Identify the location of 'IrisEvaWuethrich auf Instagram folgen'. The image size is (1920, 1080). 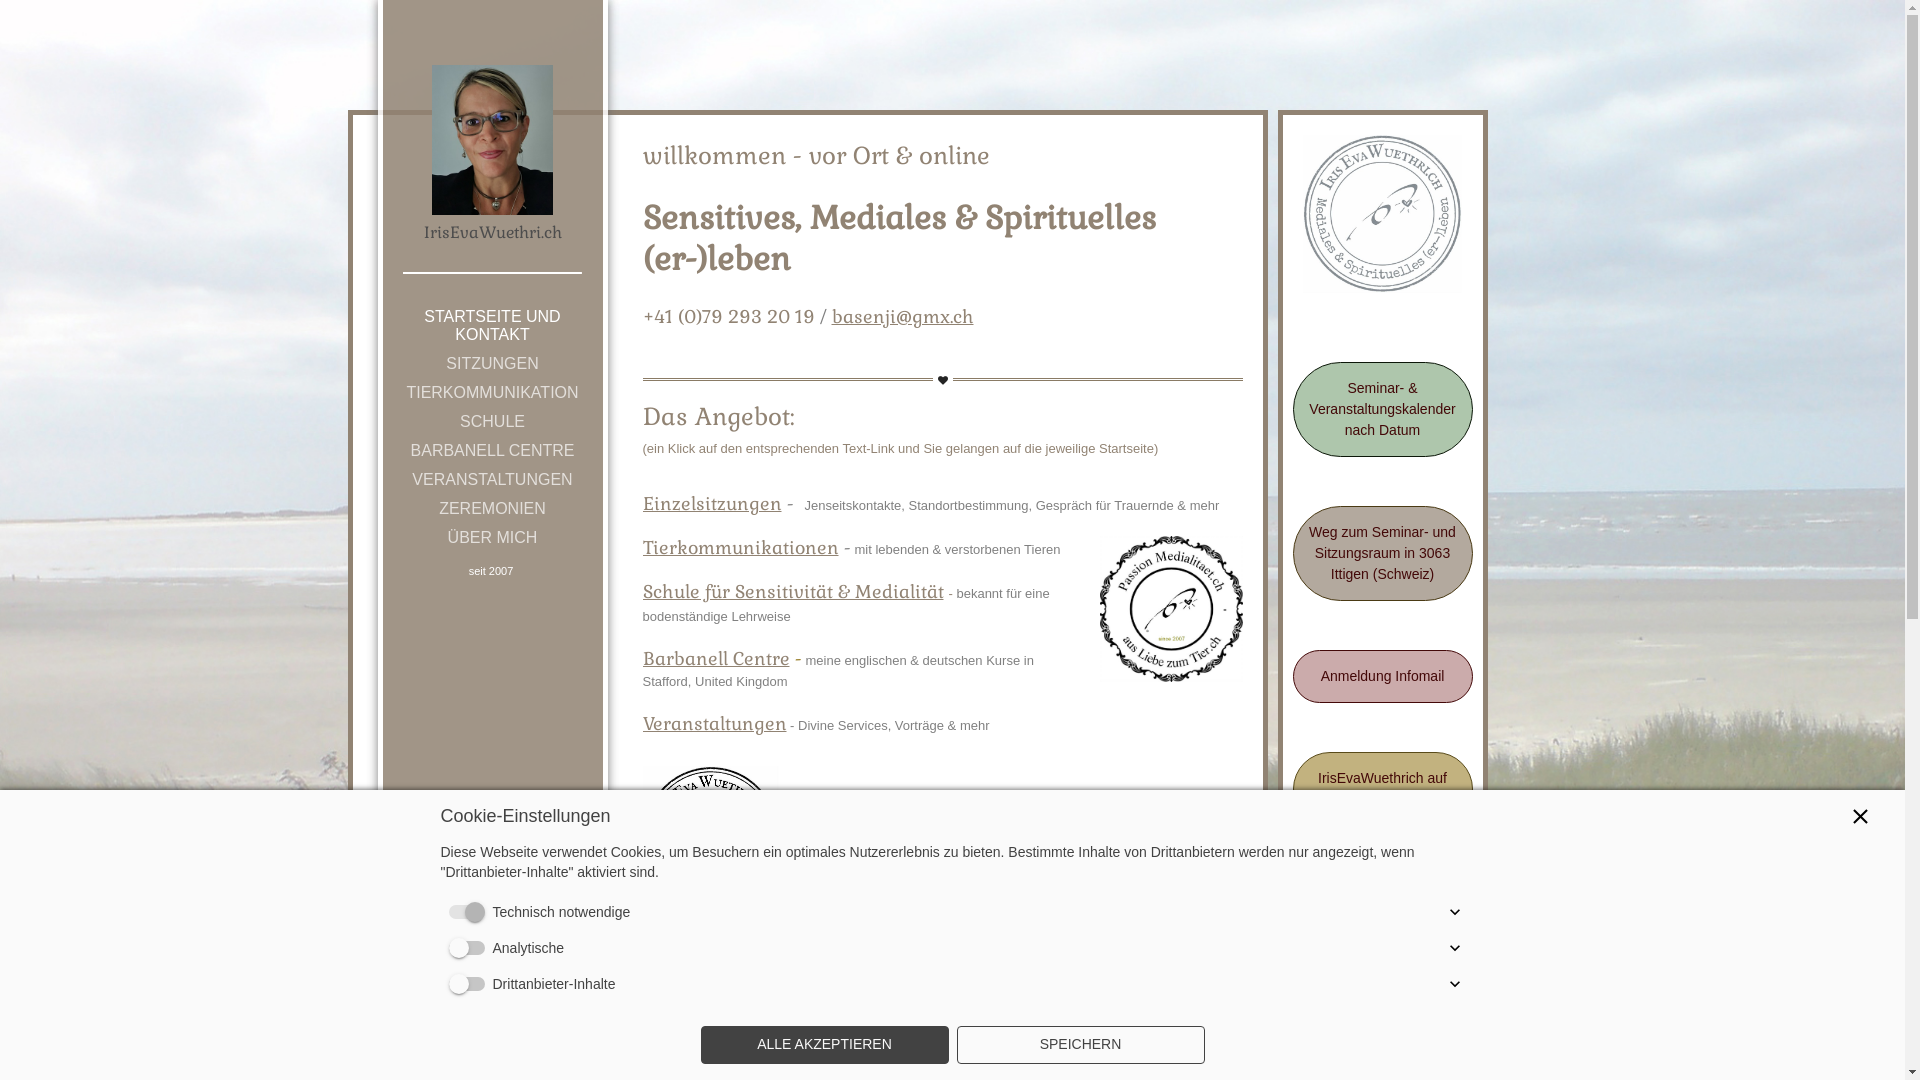
(1381, 788).